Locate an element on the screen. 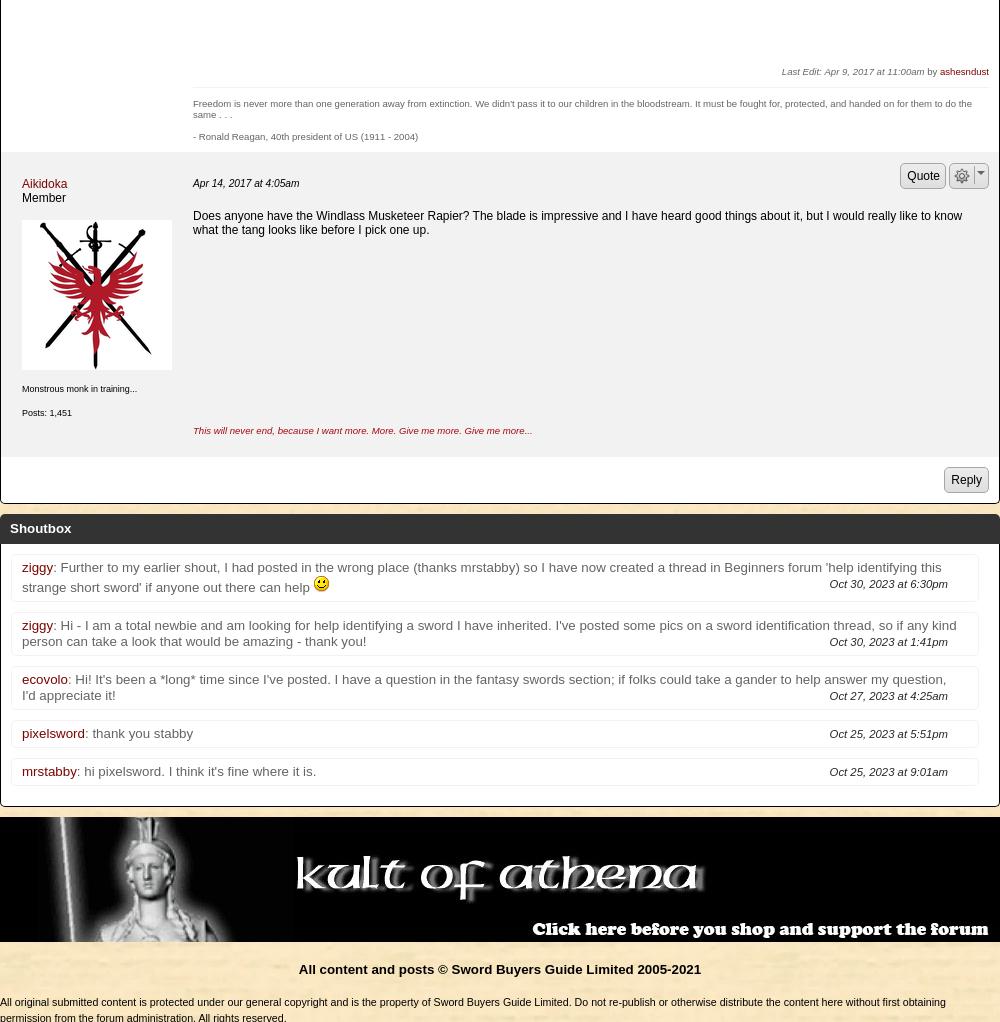 This screenshot has height=1022, width=1000. 'ashesndust' is located at coordinates (939, 70).